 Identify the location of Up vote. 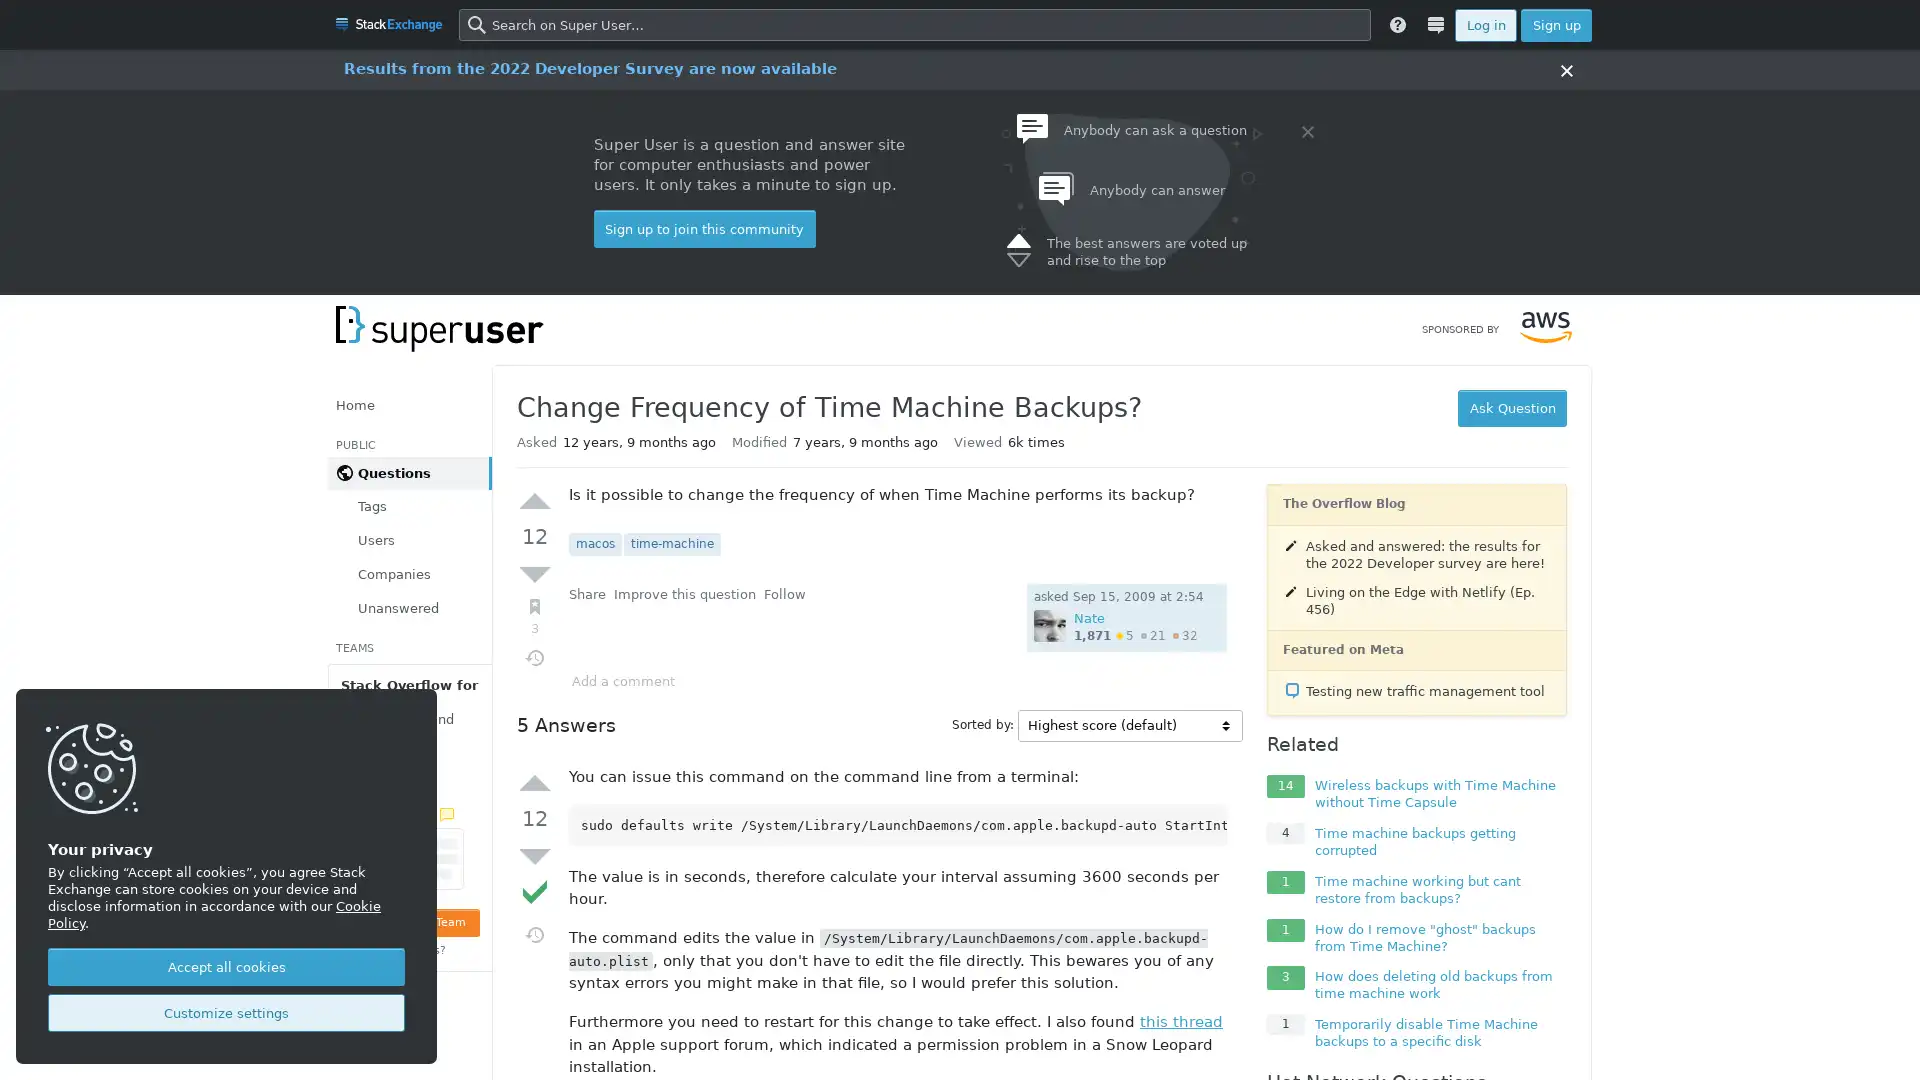
(534, 500).